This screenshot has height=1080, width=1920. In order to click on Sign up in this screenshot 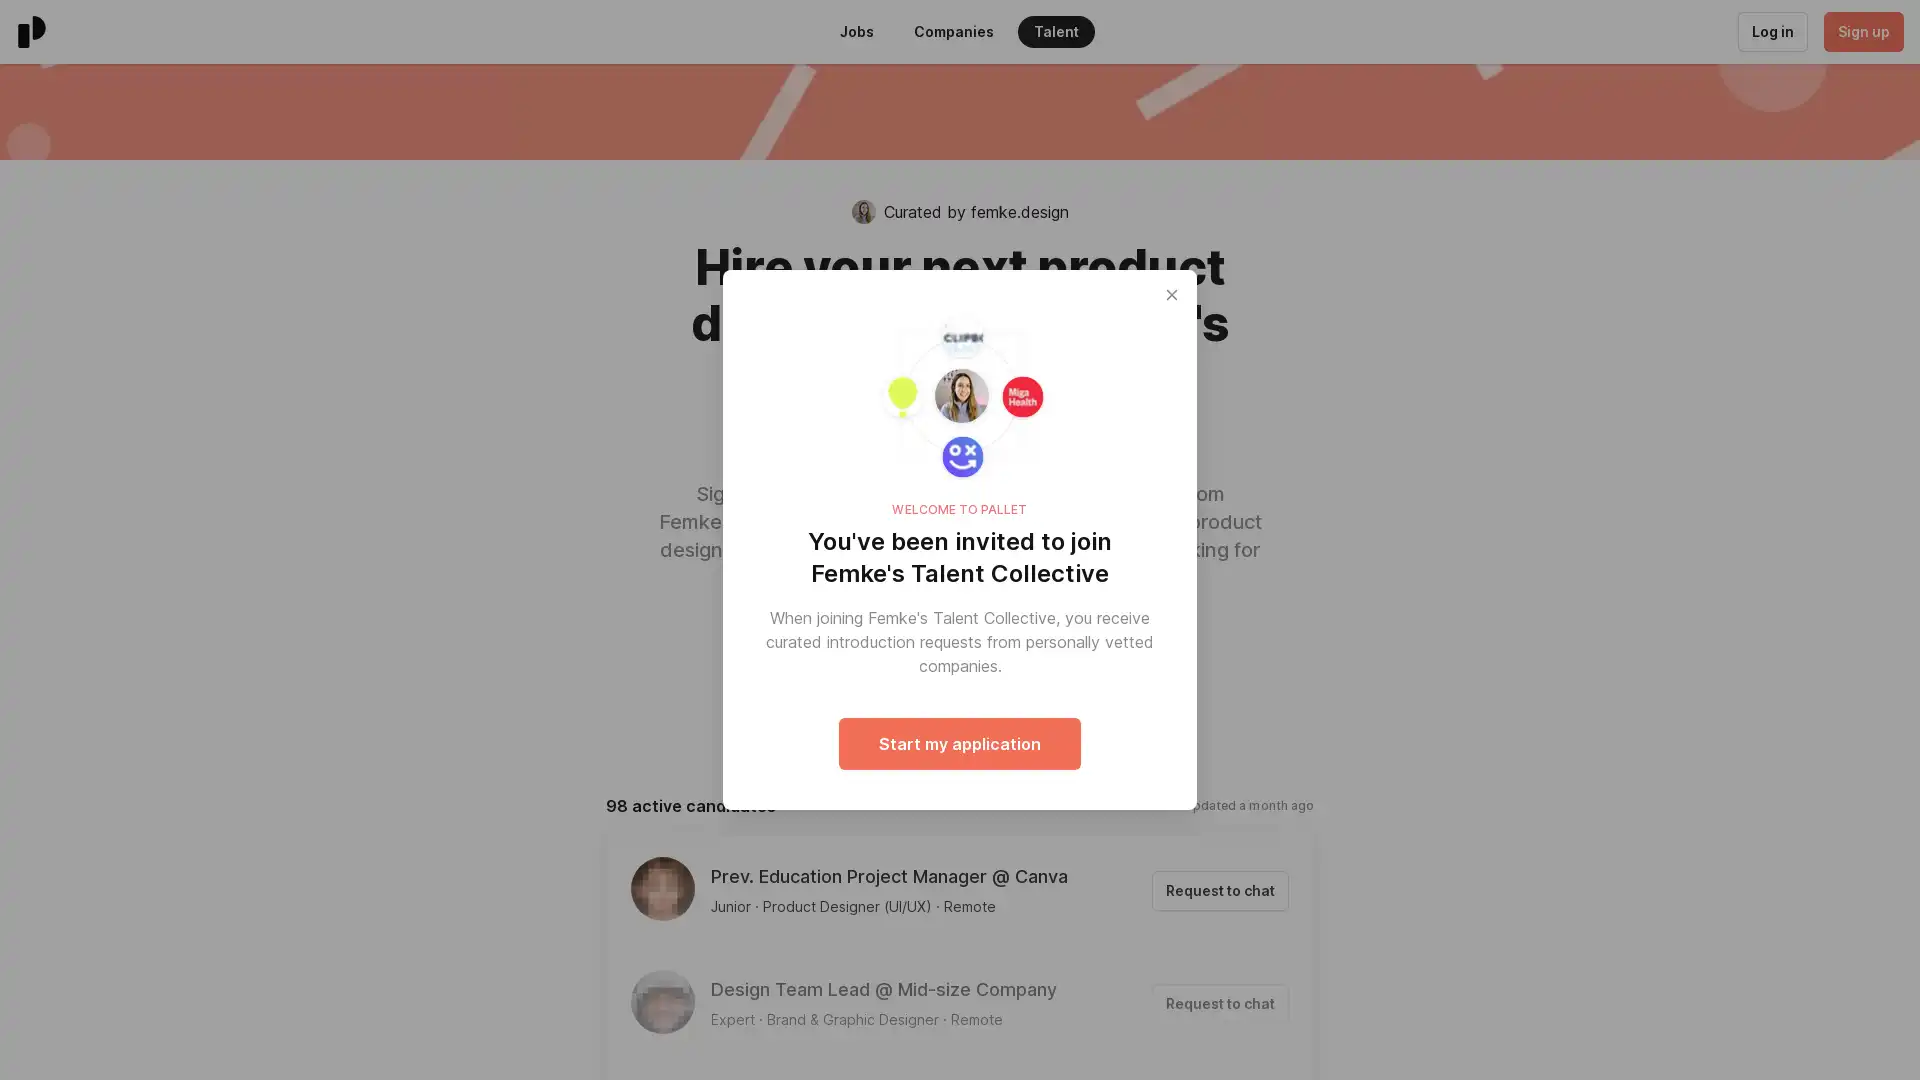, I will do `click(1861, 31)`.